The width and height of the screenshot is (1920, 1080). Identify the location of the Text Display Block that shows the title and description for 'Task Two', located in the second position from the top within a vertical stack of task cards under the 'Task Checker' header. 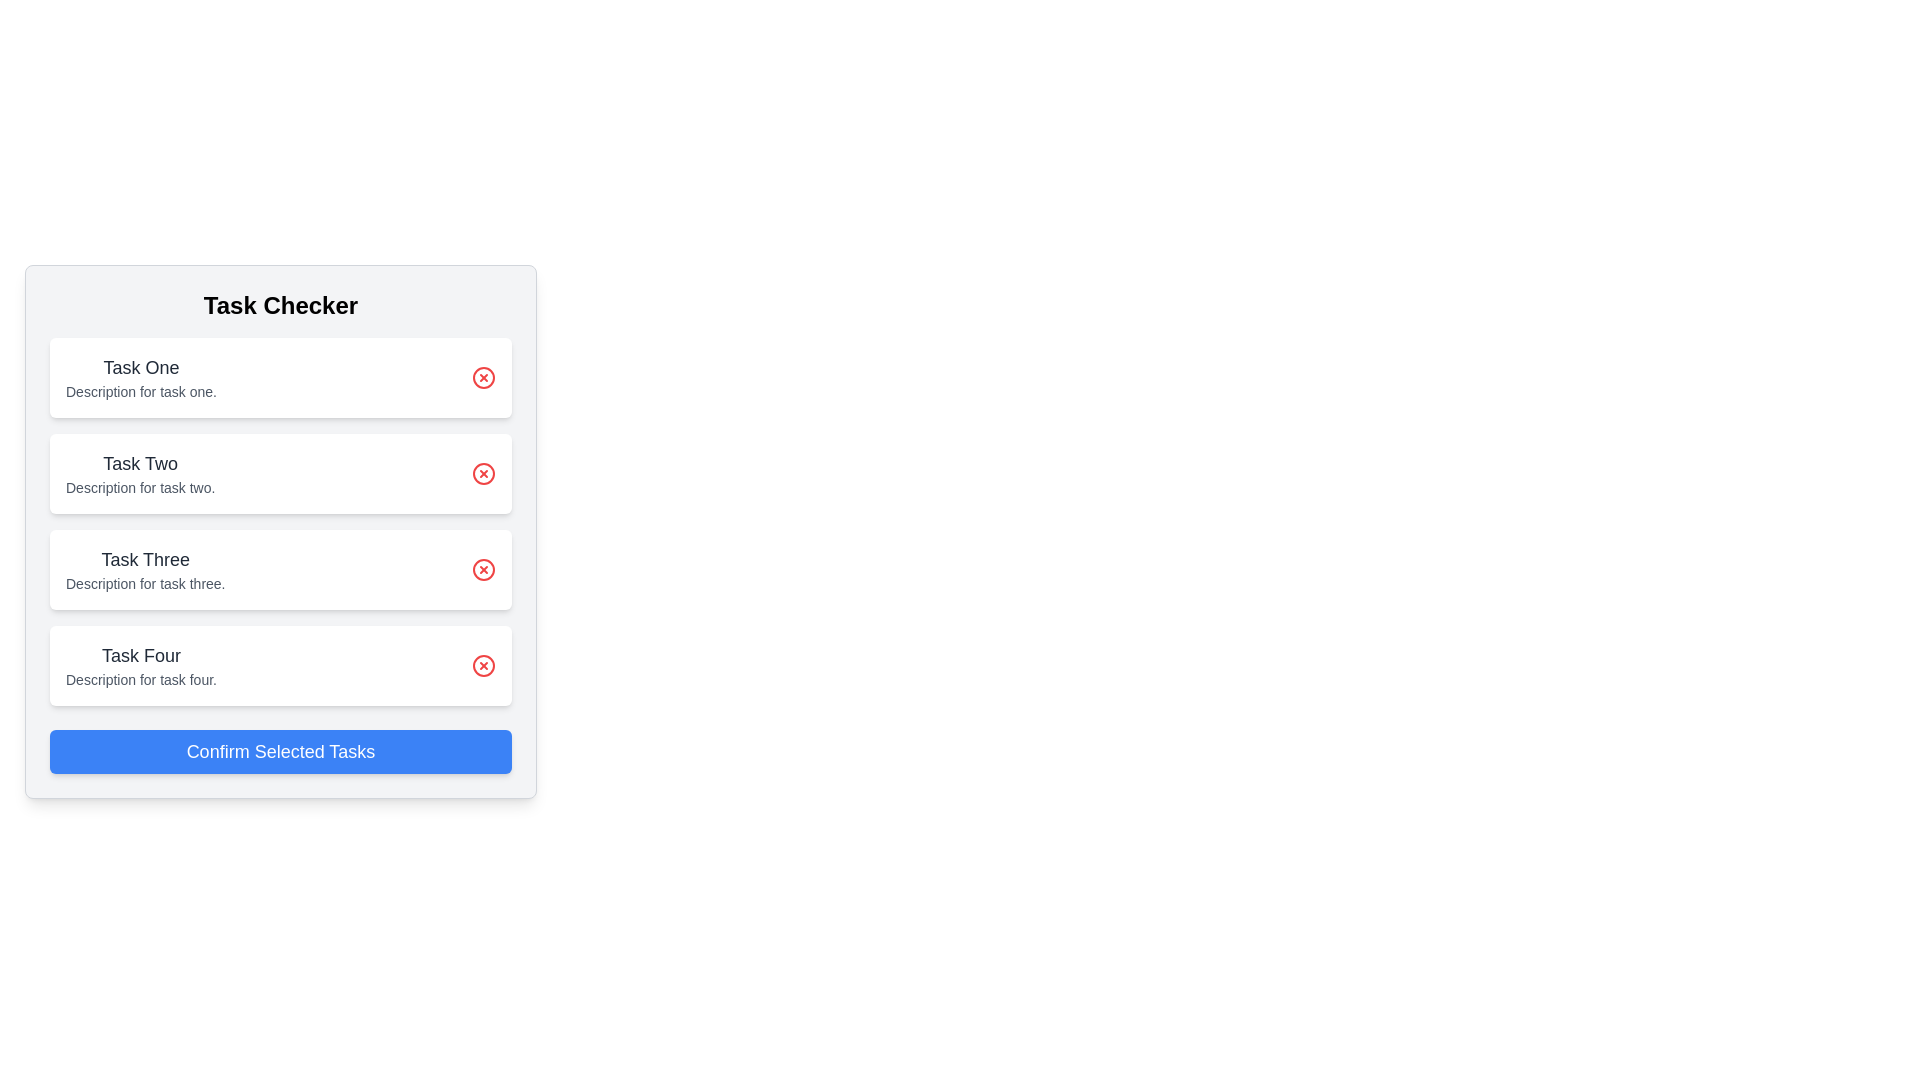
(139, 474).